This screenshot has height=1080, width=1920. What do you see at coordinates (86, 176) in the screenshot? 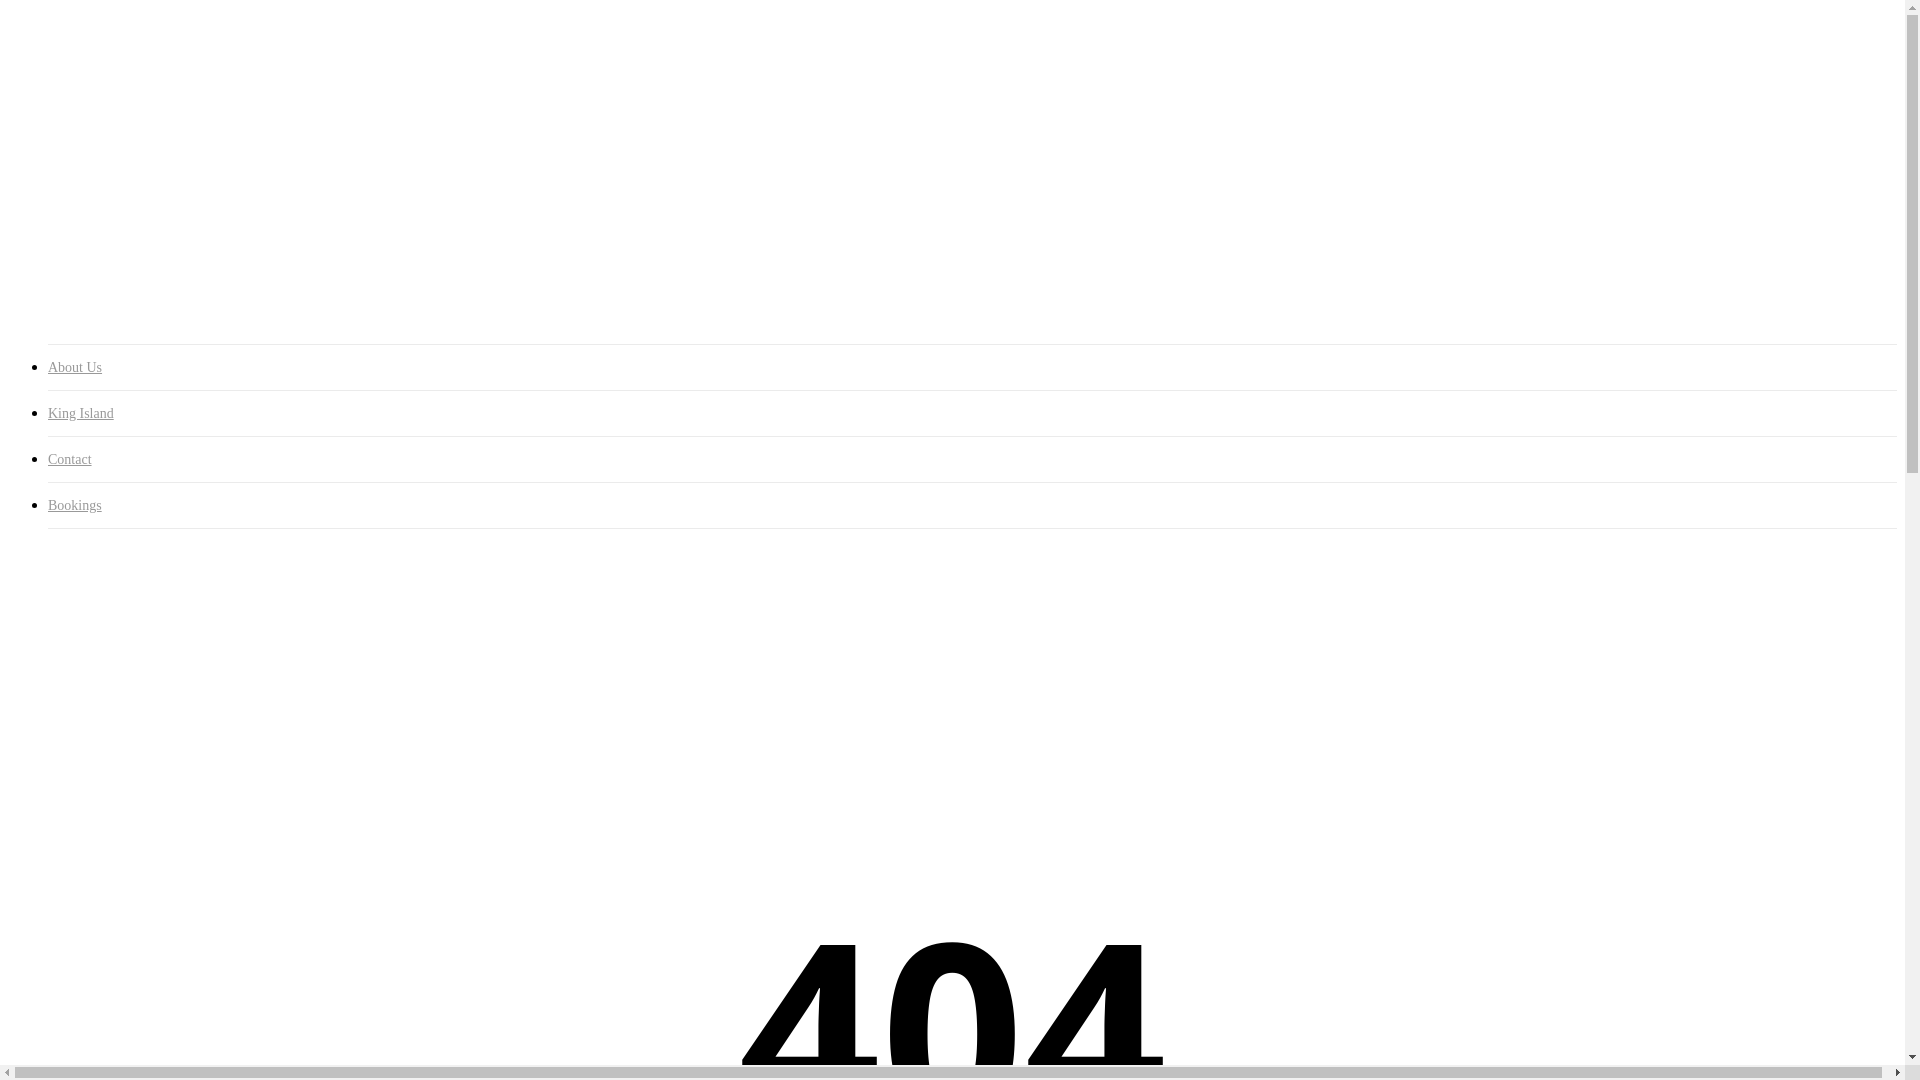
I see `'Guest reviews'` at bounding box center [86, 176].